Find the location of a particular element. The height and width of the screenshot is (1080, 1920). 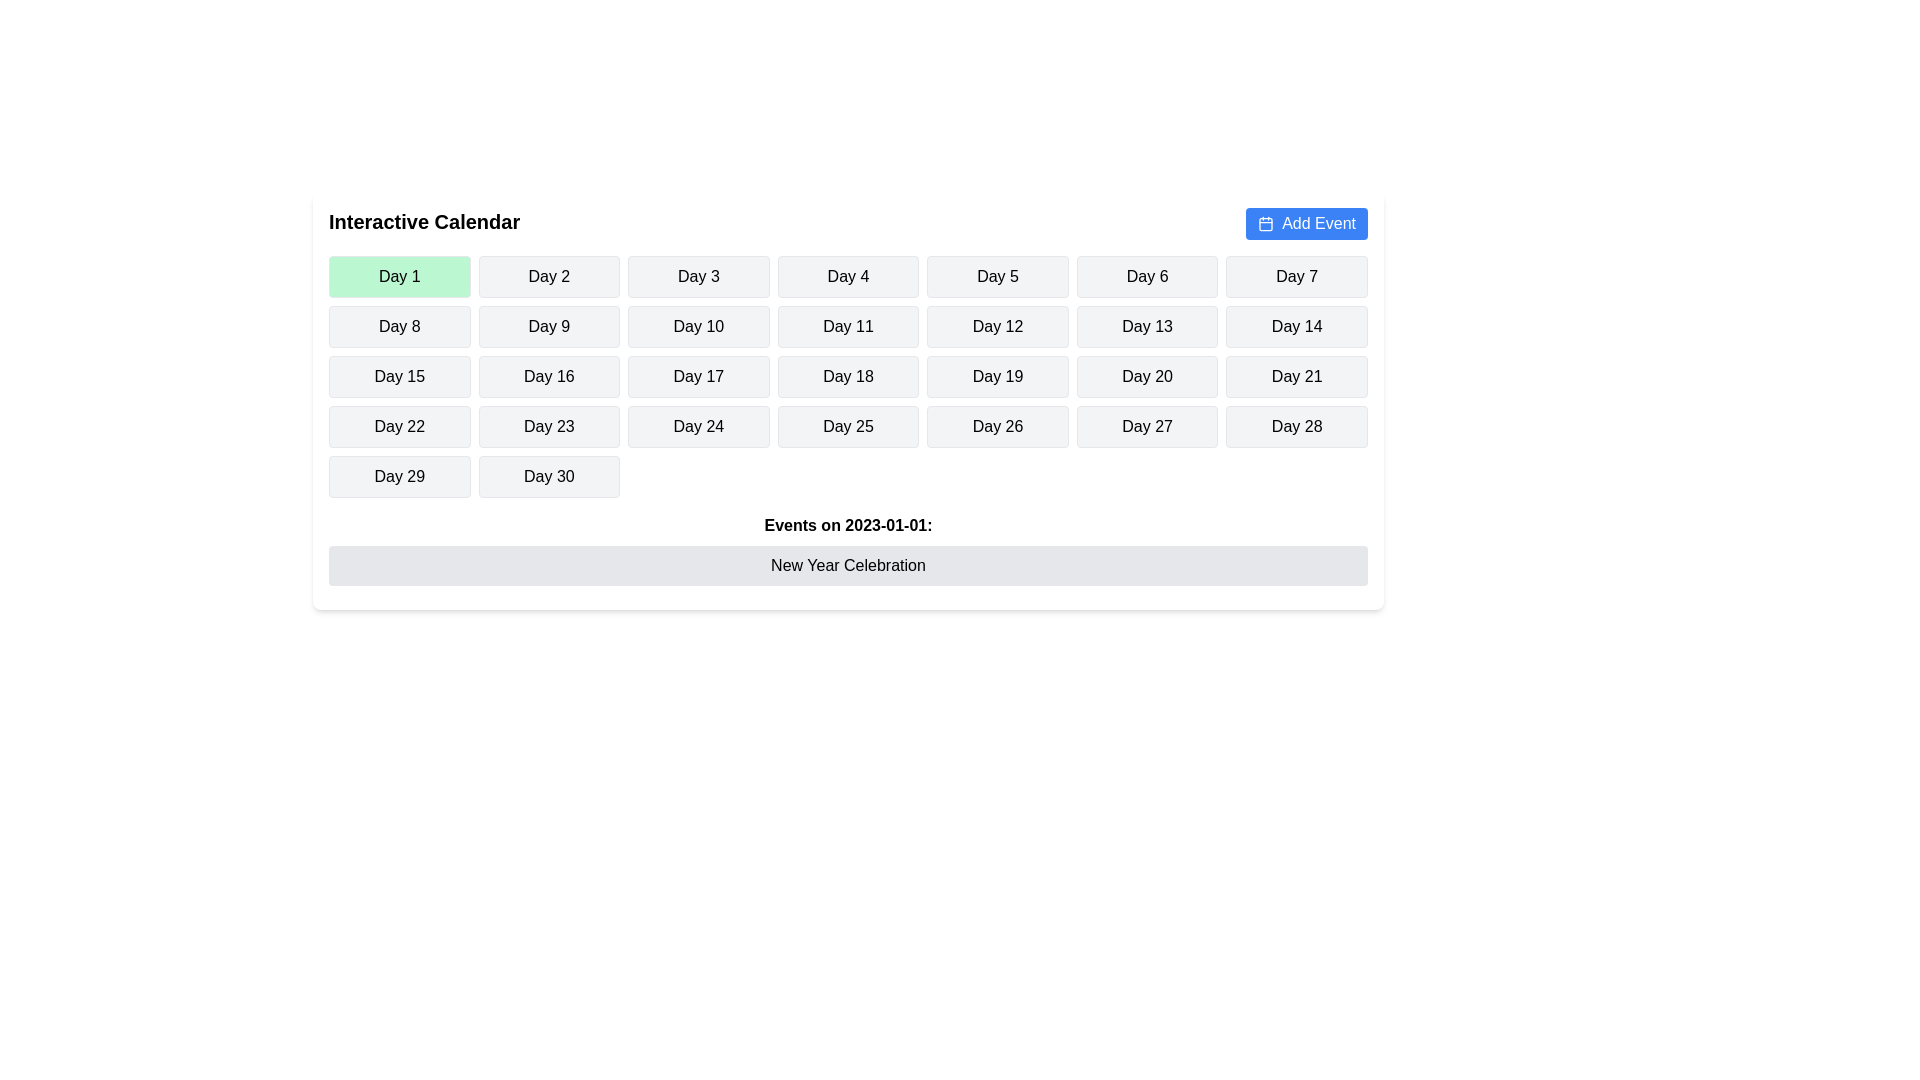

the 'Day 23' button, which is a rectangular button with a light gray background located in the fourth row and second column of the calendar grid layout is located at coordinates (549, 426).